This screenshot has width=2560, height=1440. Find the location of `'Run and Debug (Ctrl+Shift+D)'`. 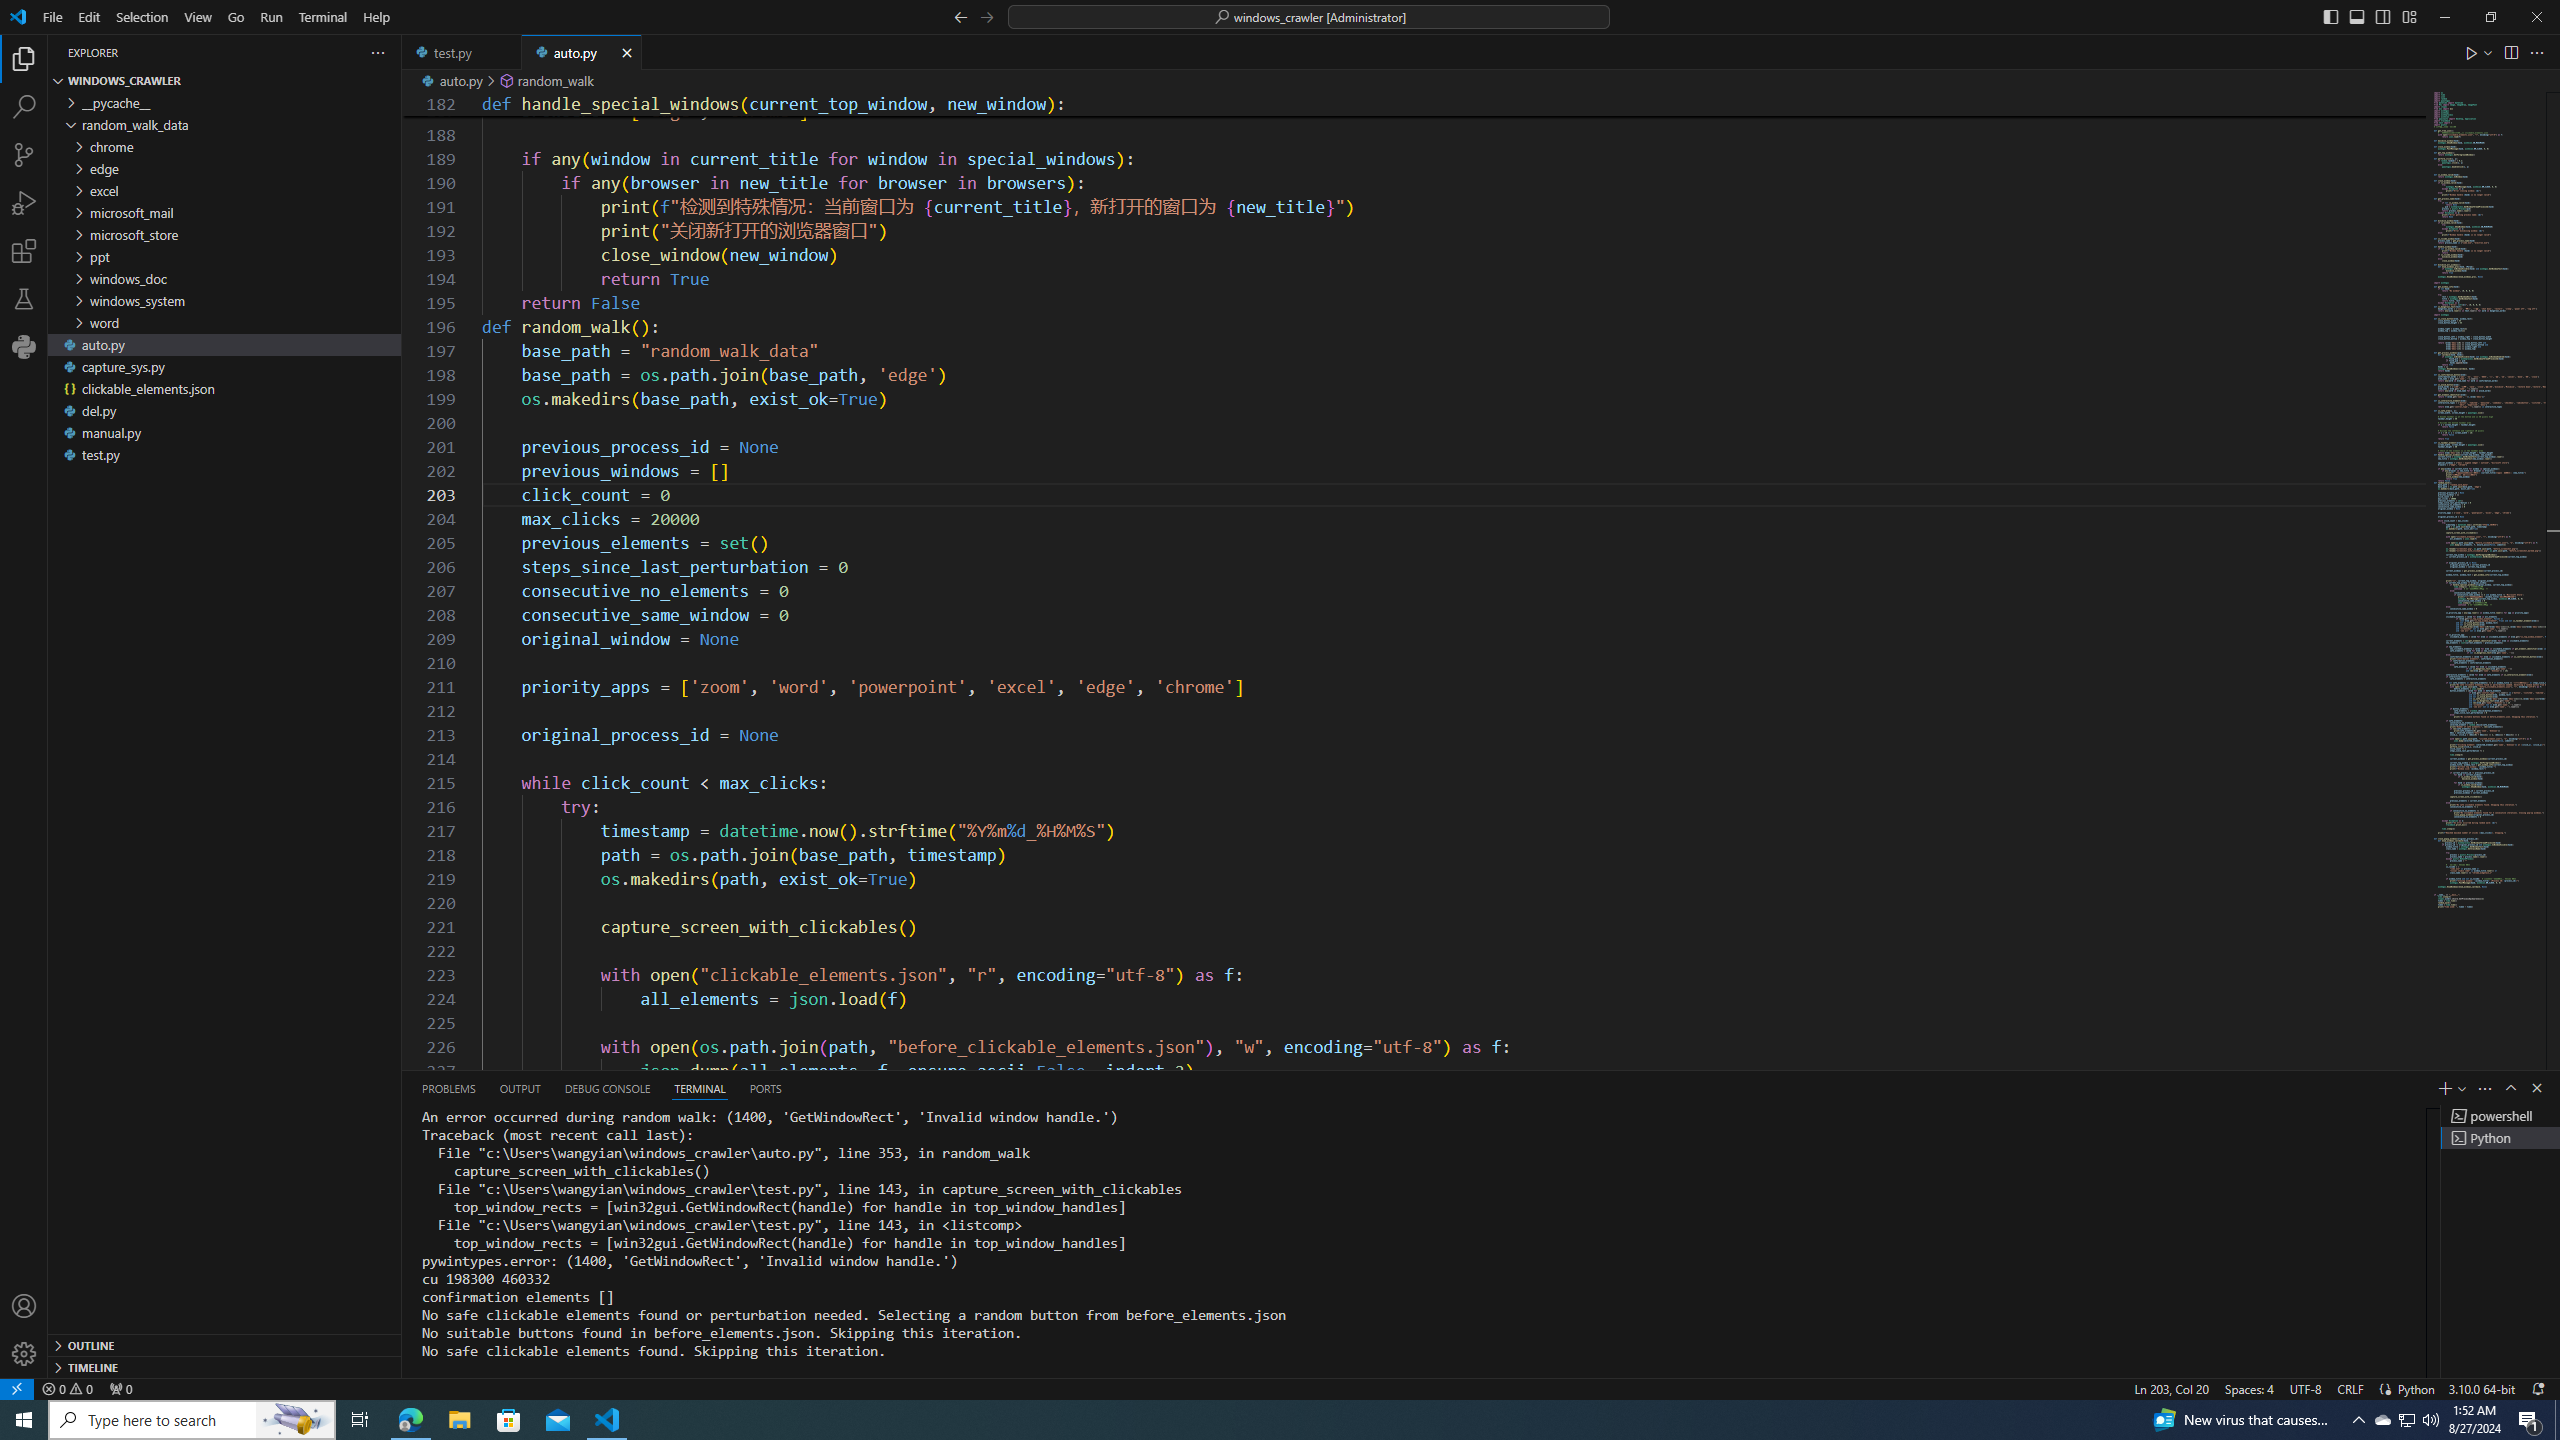

'Run and Debug (Ctrl+Shift+D)' is located at coordinates (24, 202).